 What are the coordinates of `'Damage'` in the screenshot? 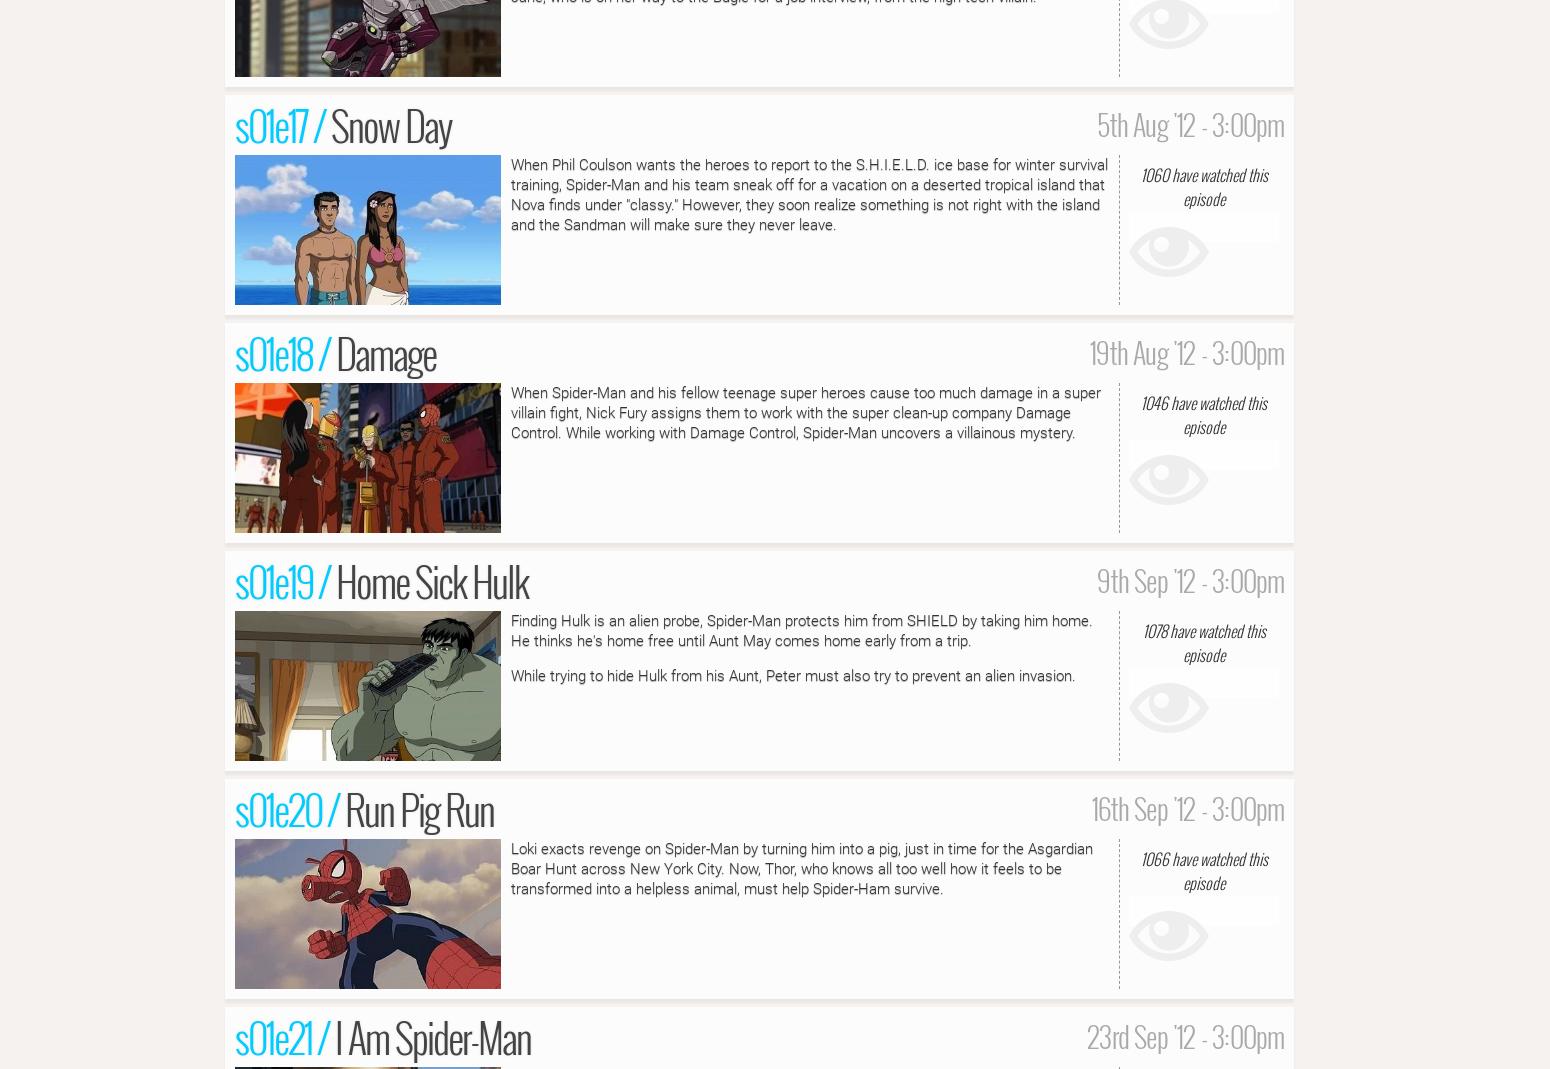 It's located at (384, 352).